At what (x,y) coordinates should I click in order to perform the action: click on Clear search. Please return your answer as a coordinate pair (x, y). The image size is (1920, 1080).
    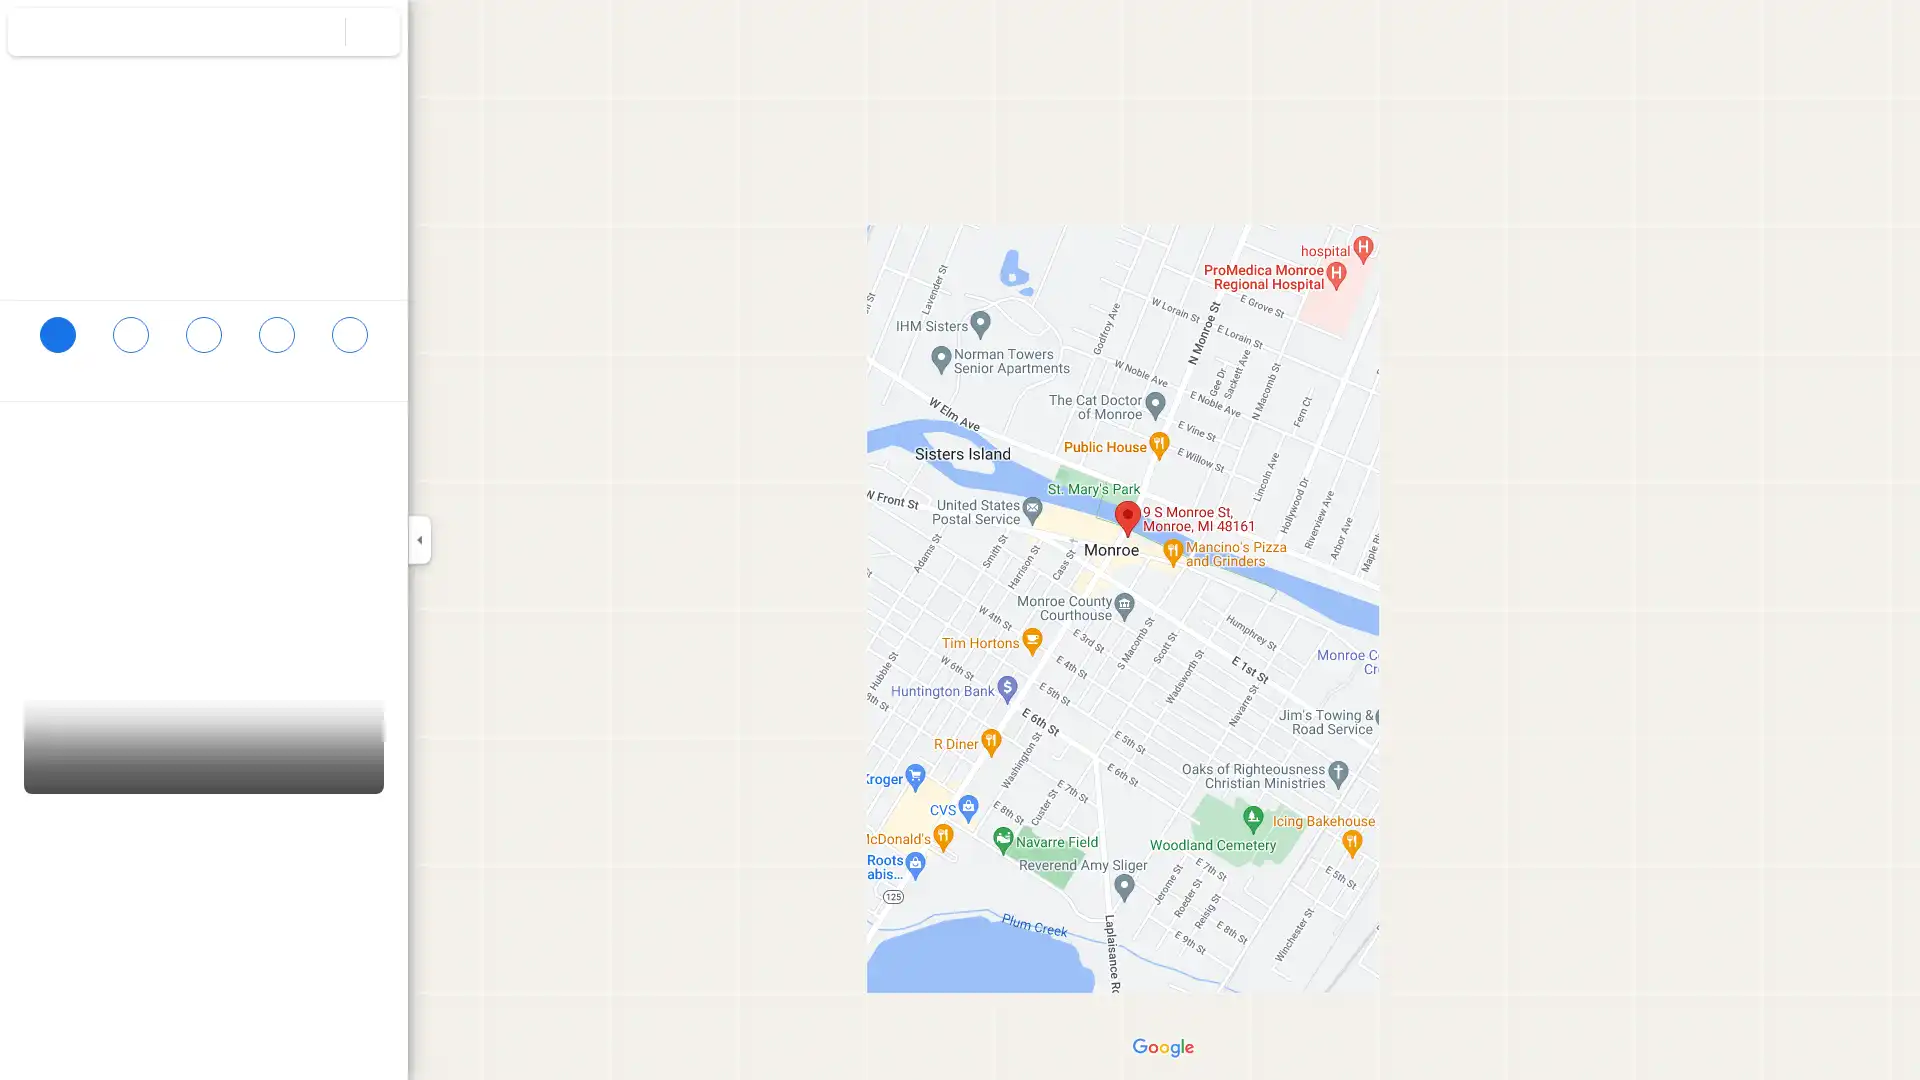
    Looking at the image, I should click on (373, 31).